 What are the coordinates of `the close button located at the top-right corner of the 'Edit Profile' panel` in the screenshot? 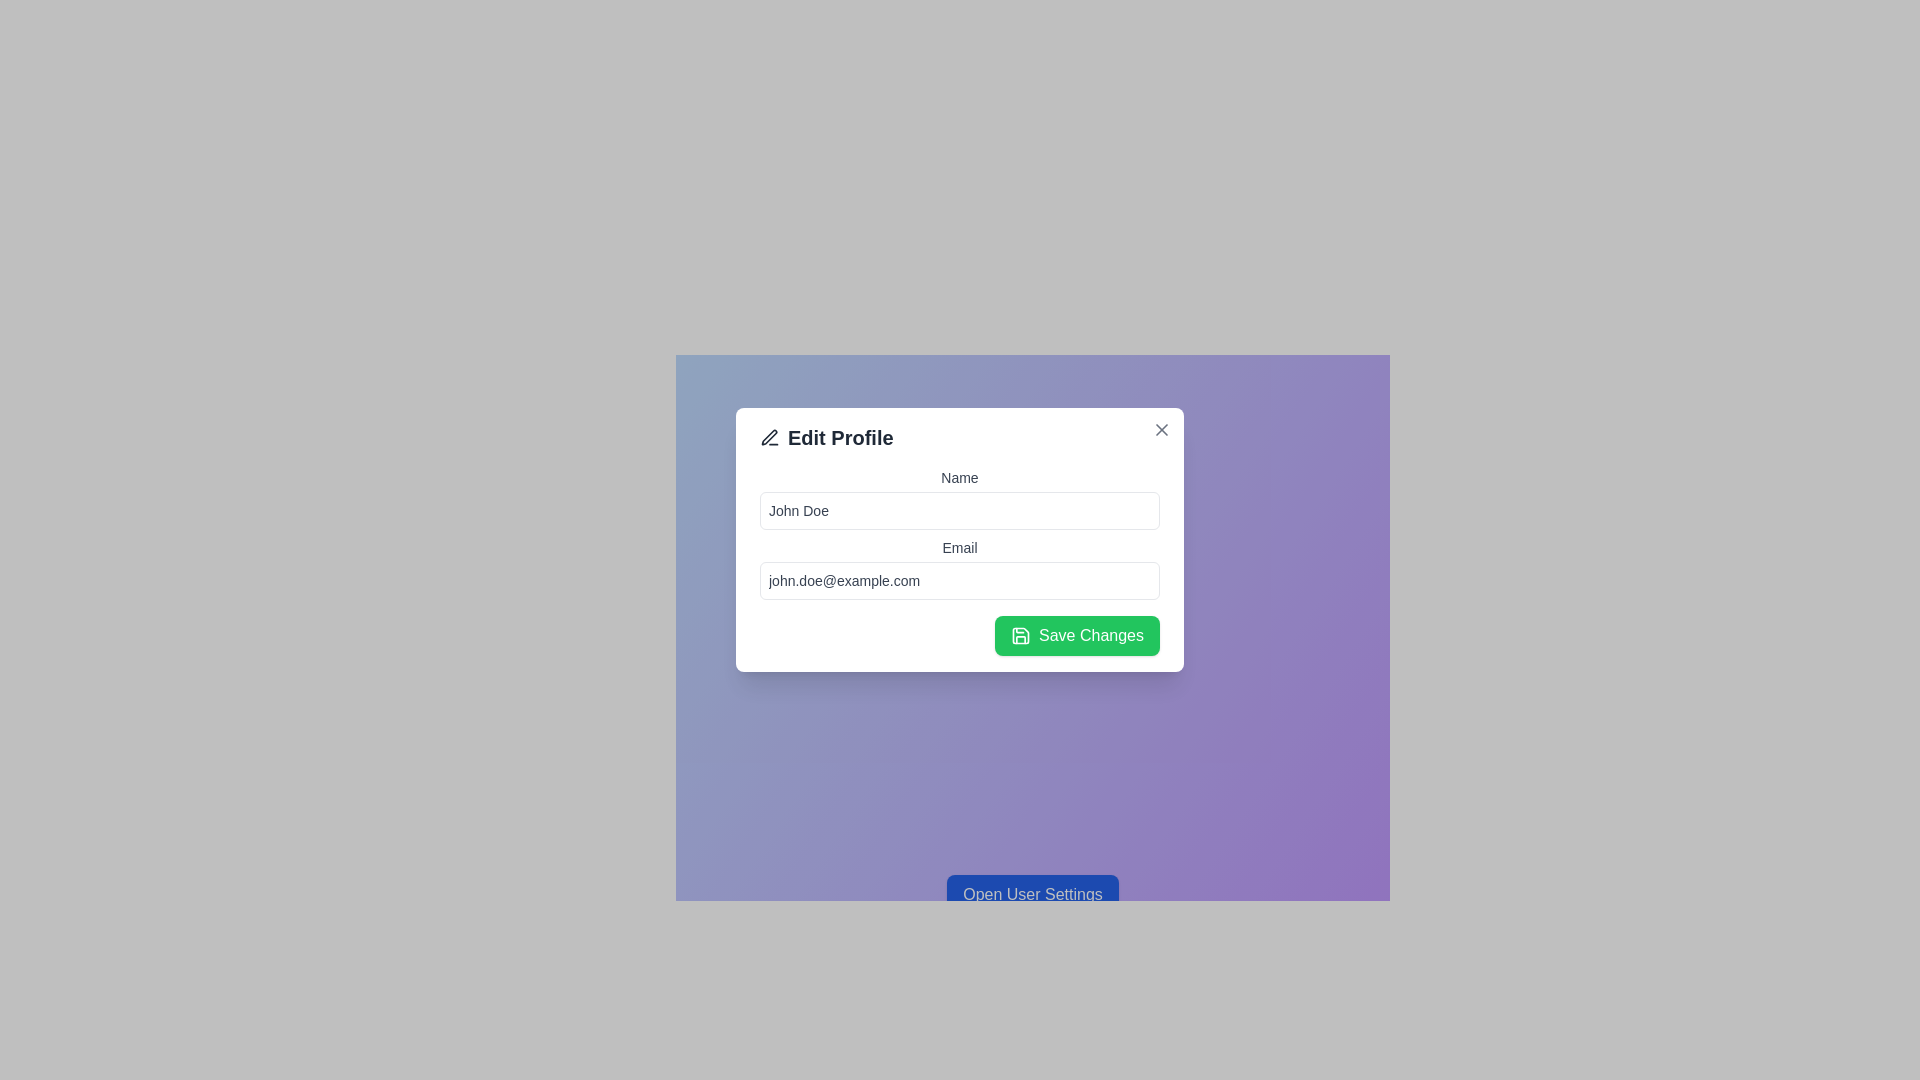 It's located at (1161, 428).